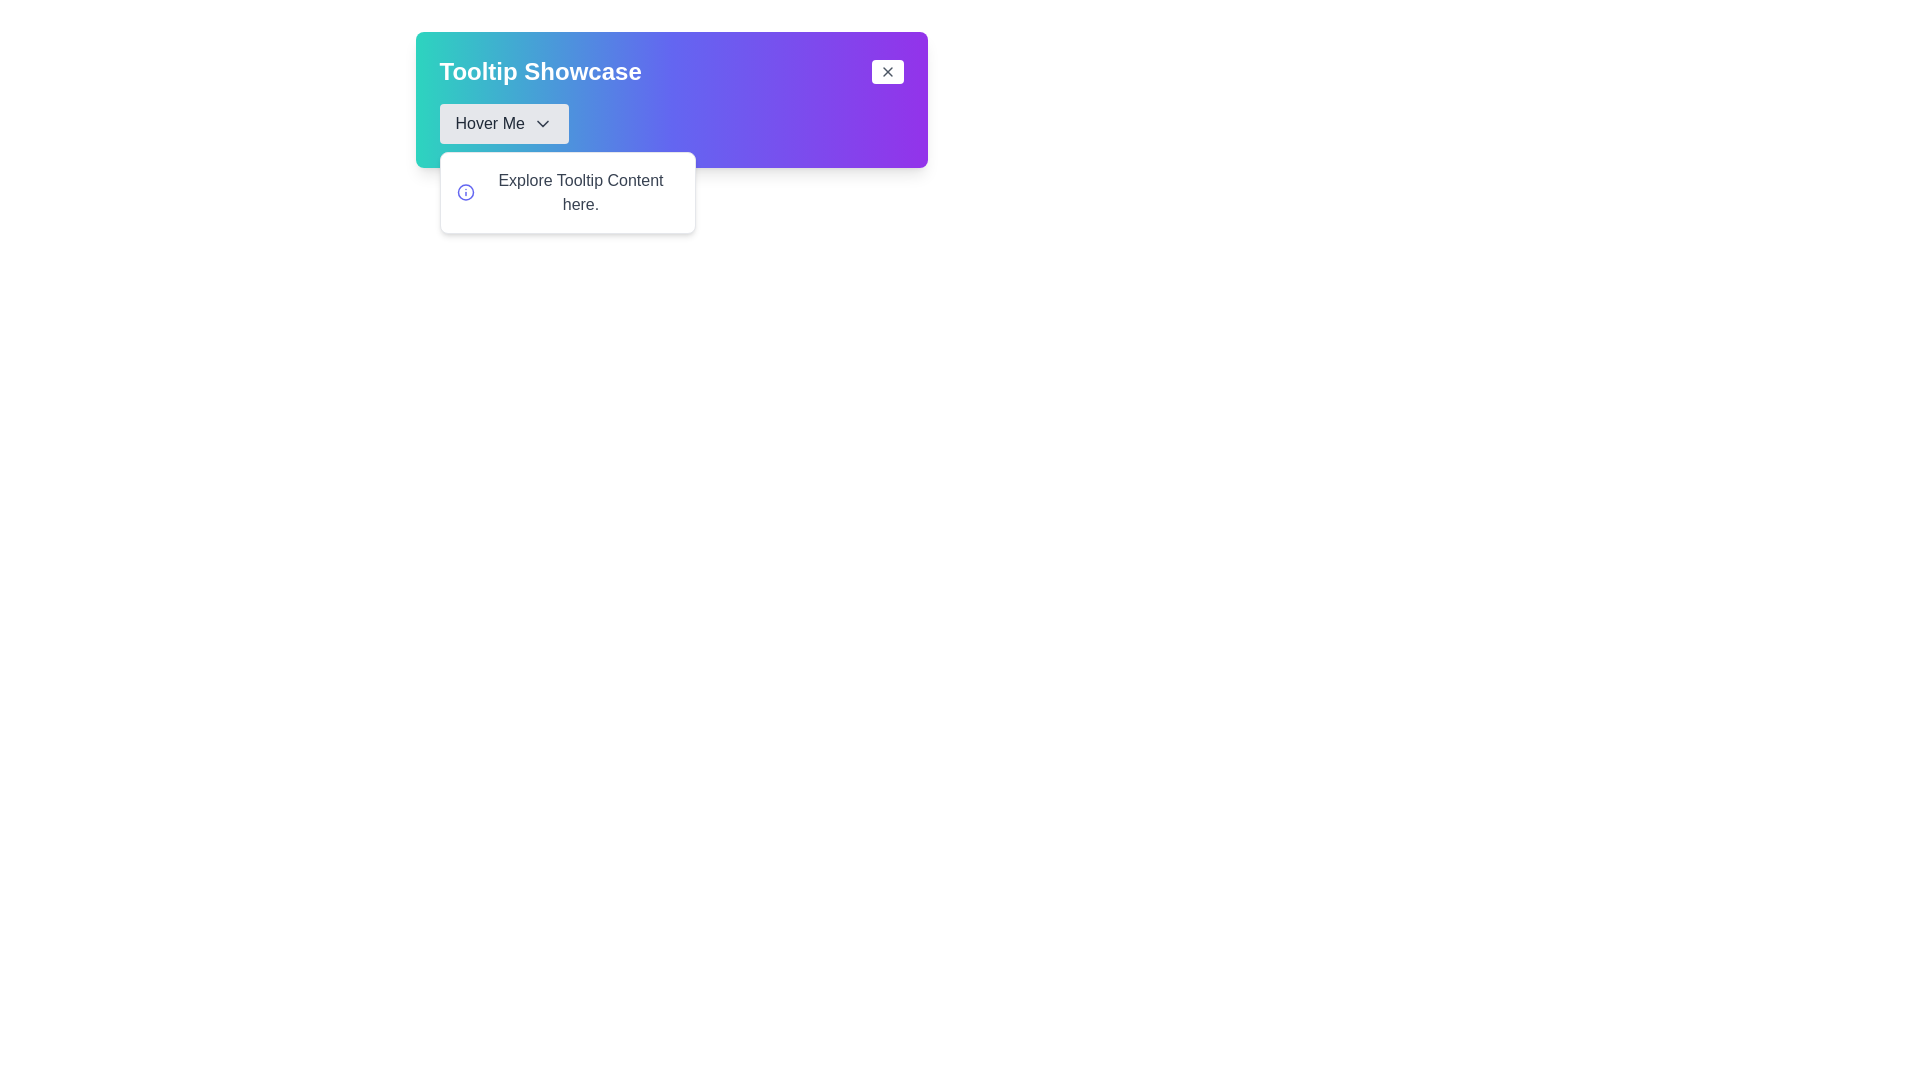 The height and width of the screenshot is (1080, 1920). Describe the element at coordinates (886, 71) in the screenshot. I see `the small white square button with a dark gray 'X' icon positioned to the right of the 'Tooltip Showcase' text` at that location.